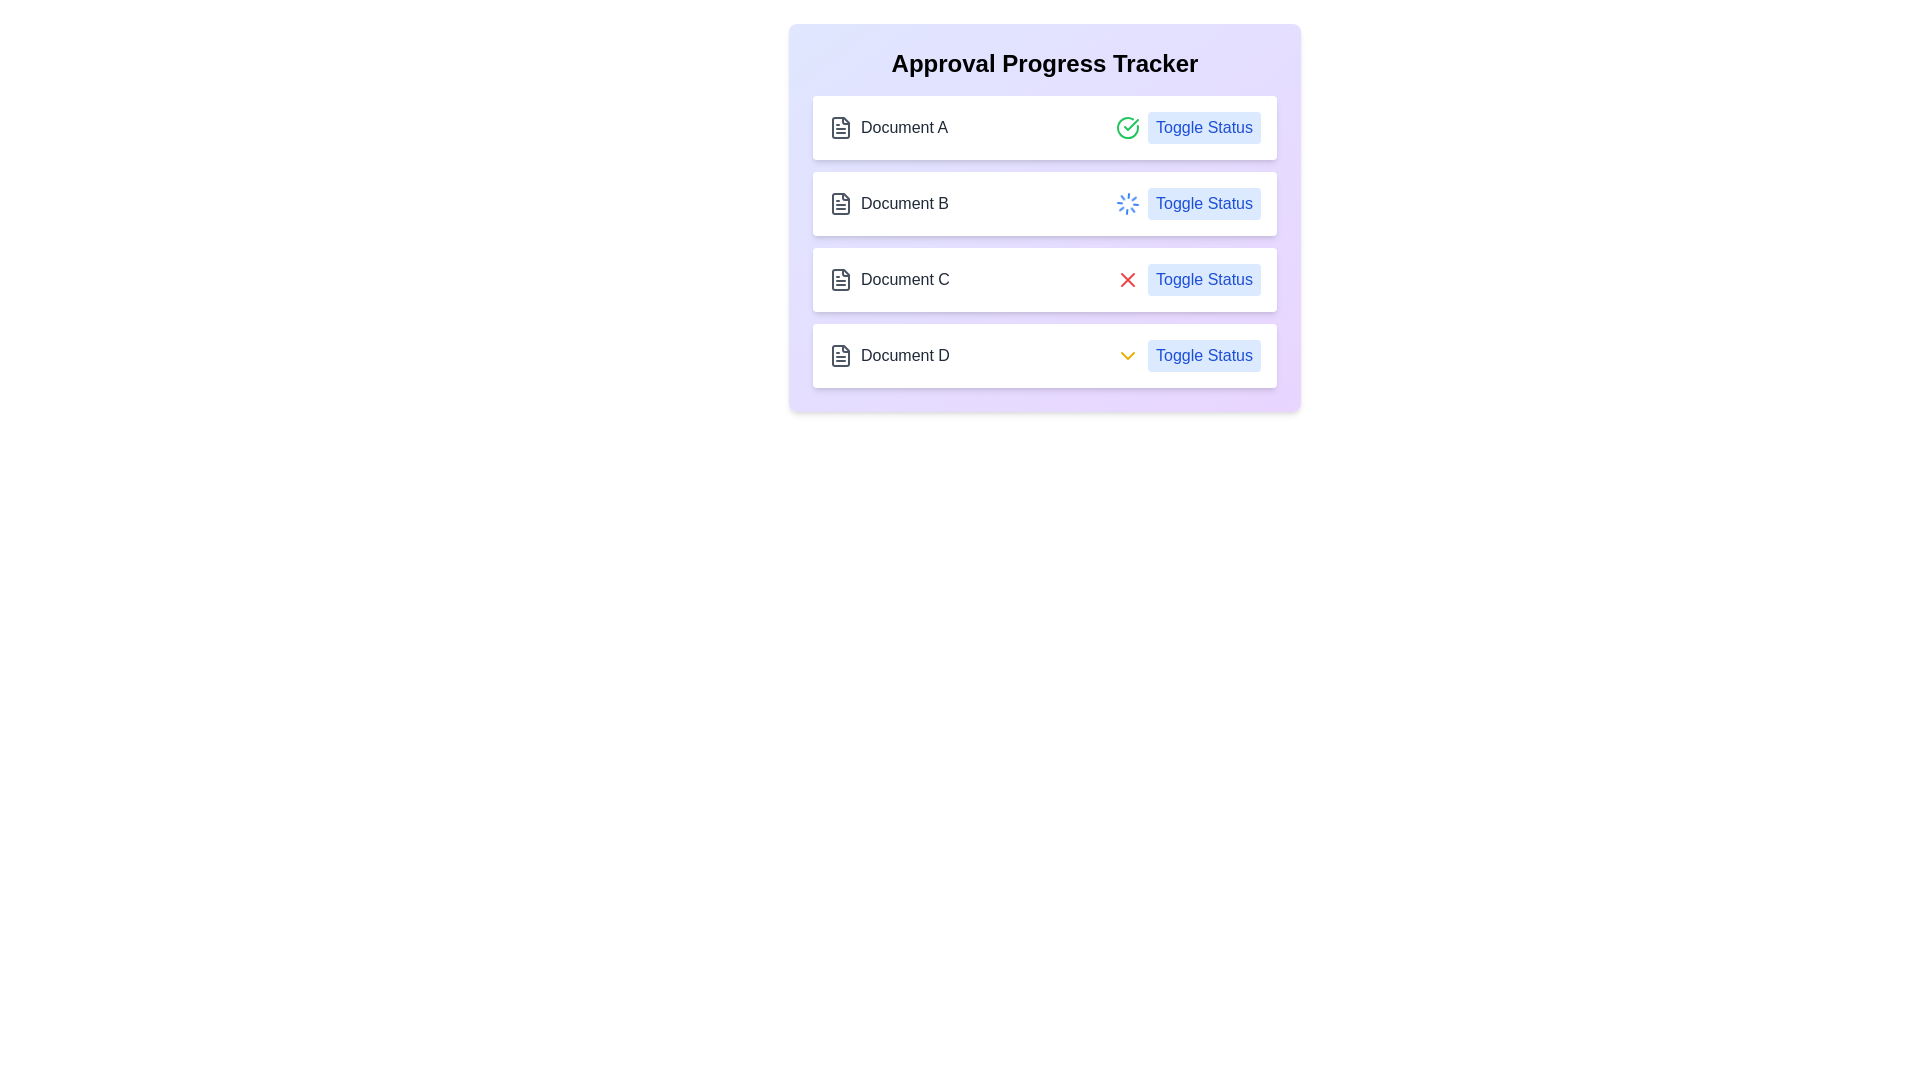 This screenshot has height=1080, width=1920. I want to click on the toggle button for 'Document A' located in the 'Approval Progress Tracker', so click(1188, 127).